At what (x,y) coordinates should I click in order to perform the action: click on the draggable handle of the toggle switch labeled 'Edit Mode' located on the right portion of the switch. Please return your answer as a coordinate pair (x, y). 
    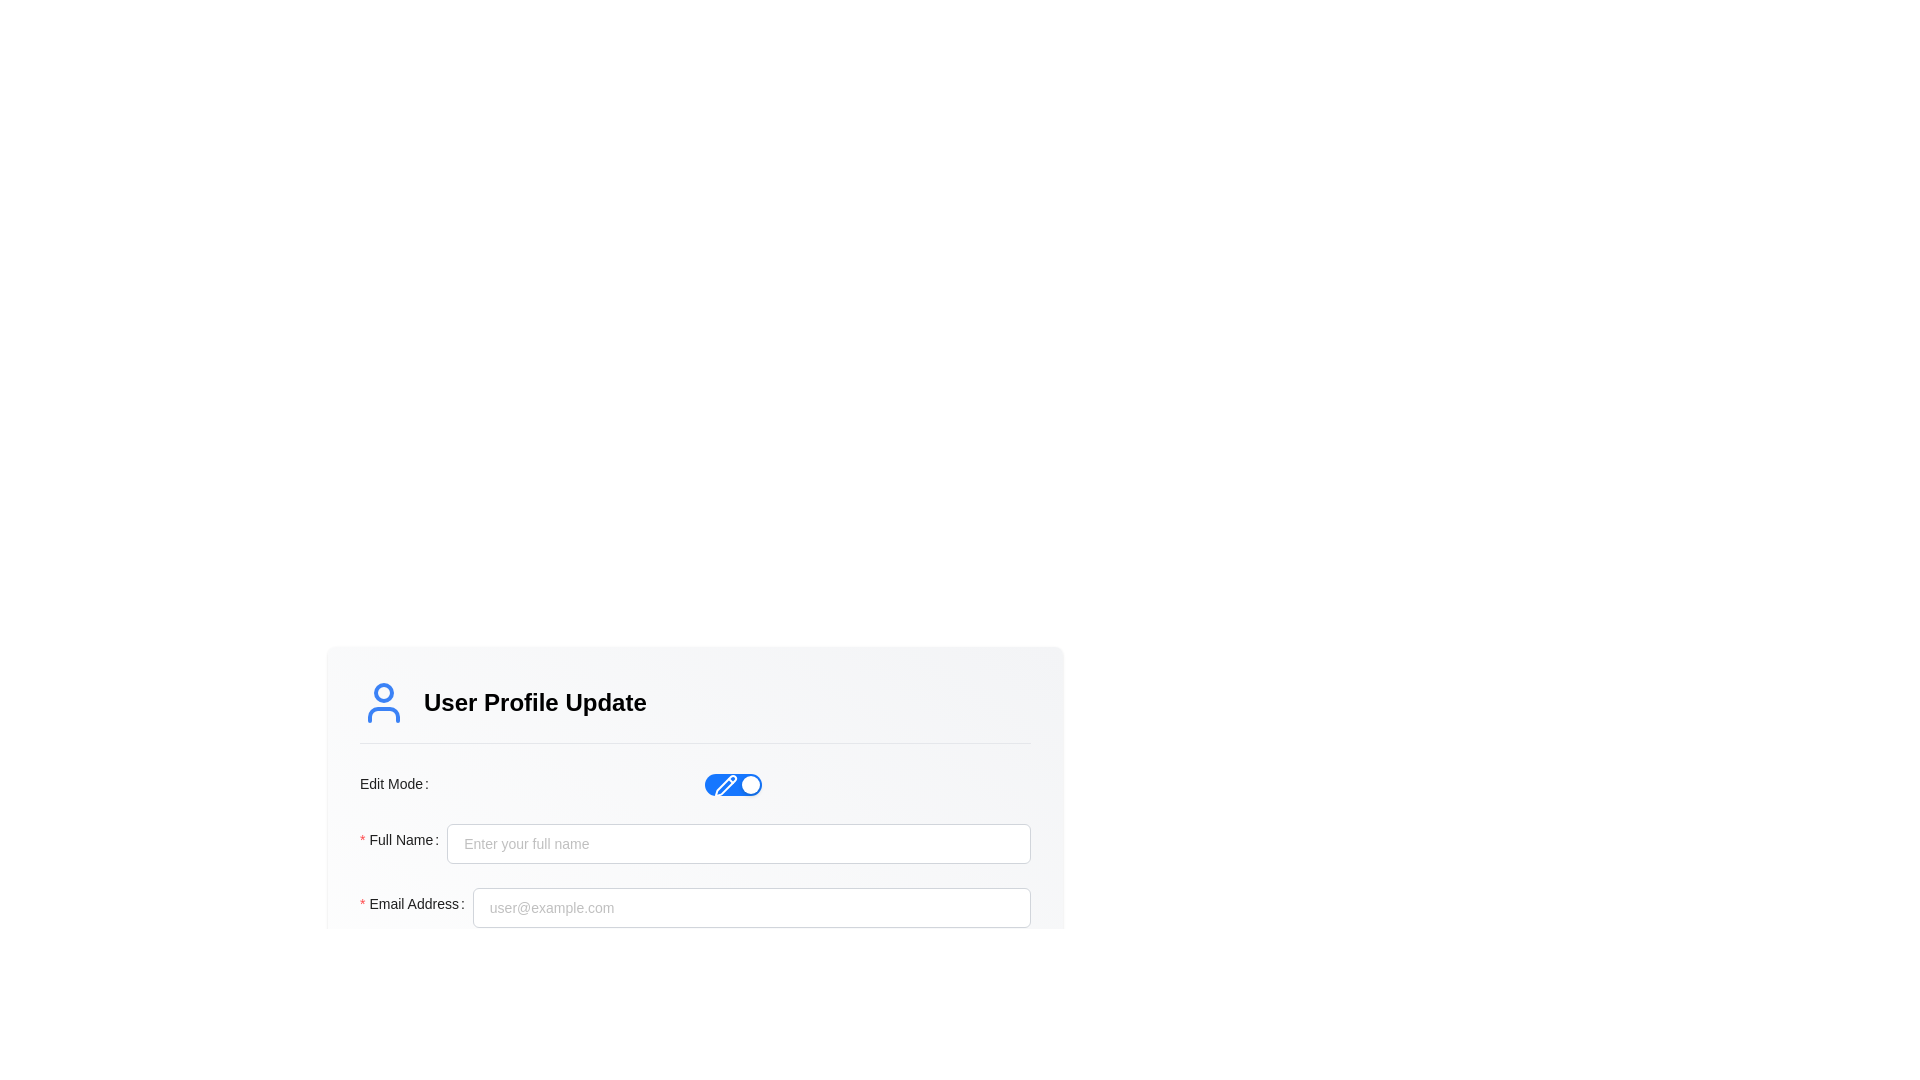
    Looking at the image, I should click on (750, 783).